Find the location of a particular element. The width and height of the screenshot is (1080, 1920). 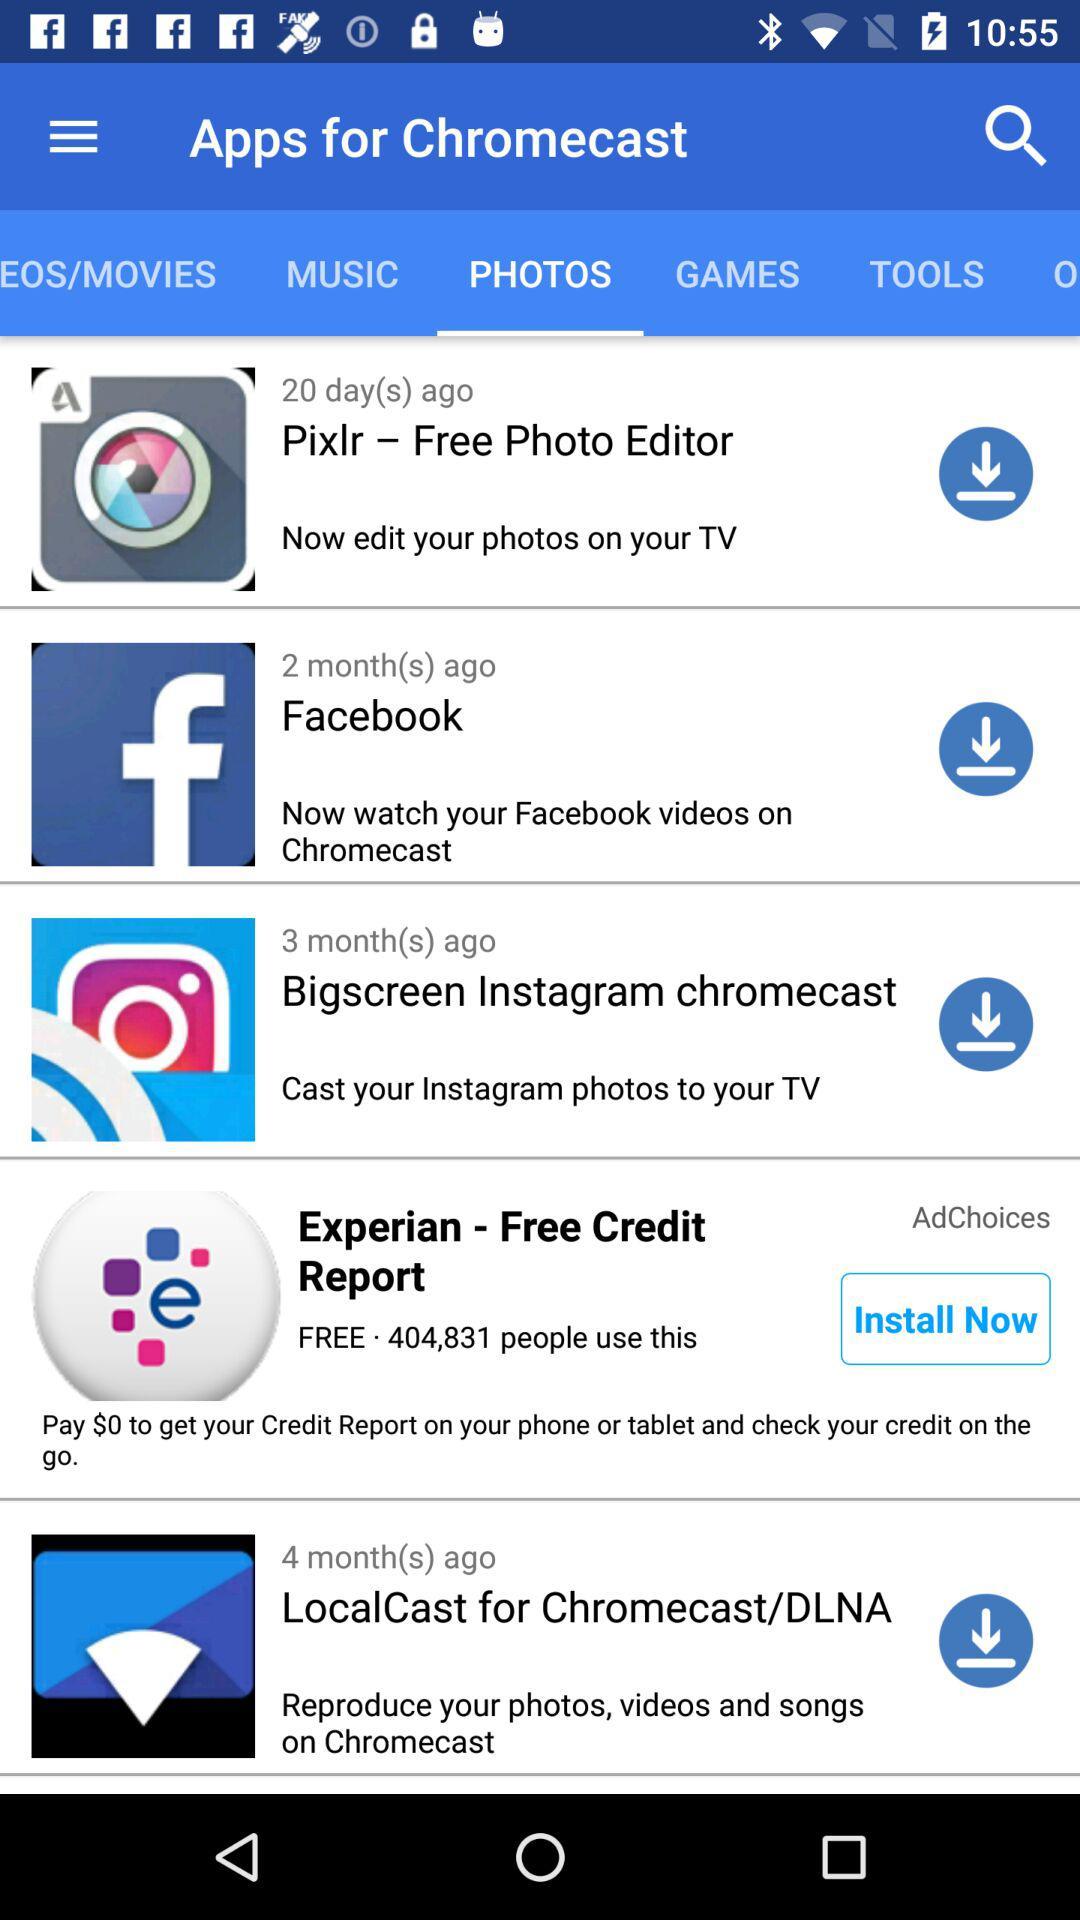

the icon above videos/movies item is located at coordinates (72, 135).